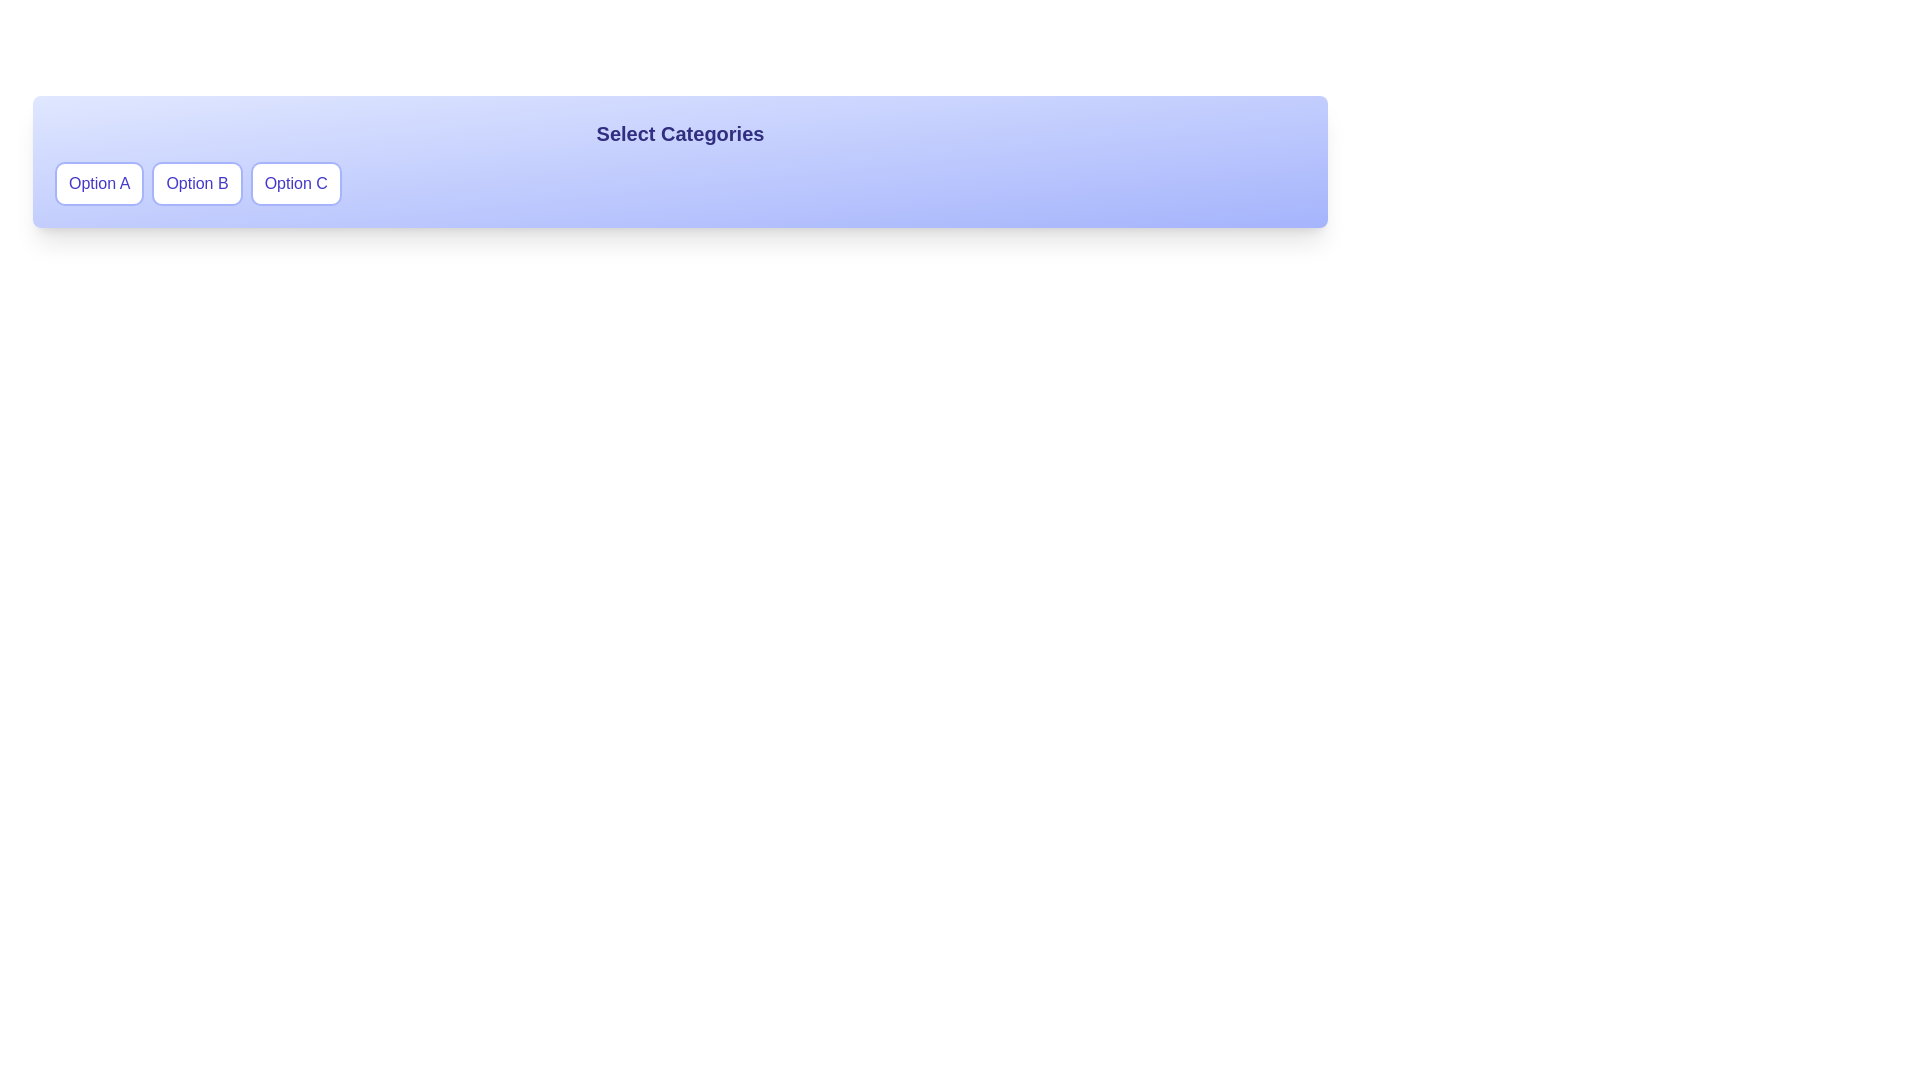 This screenshot has width=1920, height=1080. I want to click on the Option B button to toggle its selection state, so click(197, 184).